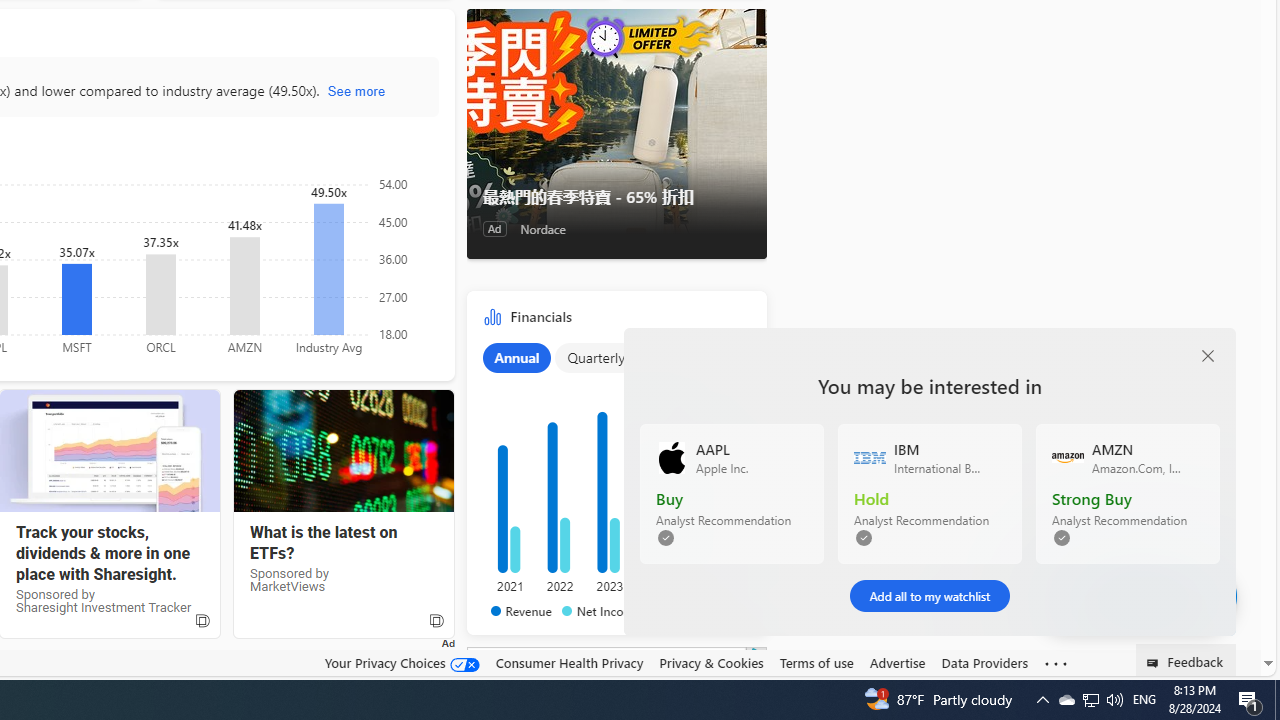 Image resolution: width=1280 pixels, height=720 pixels. What do you see at coordinates (984, 662) in the screenshot?
I see `'Data Providers'` at bounding box center [984, 662].